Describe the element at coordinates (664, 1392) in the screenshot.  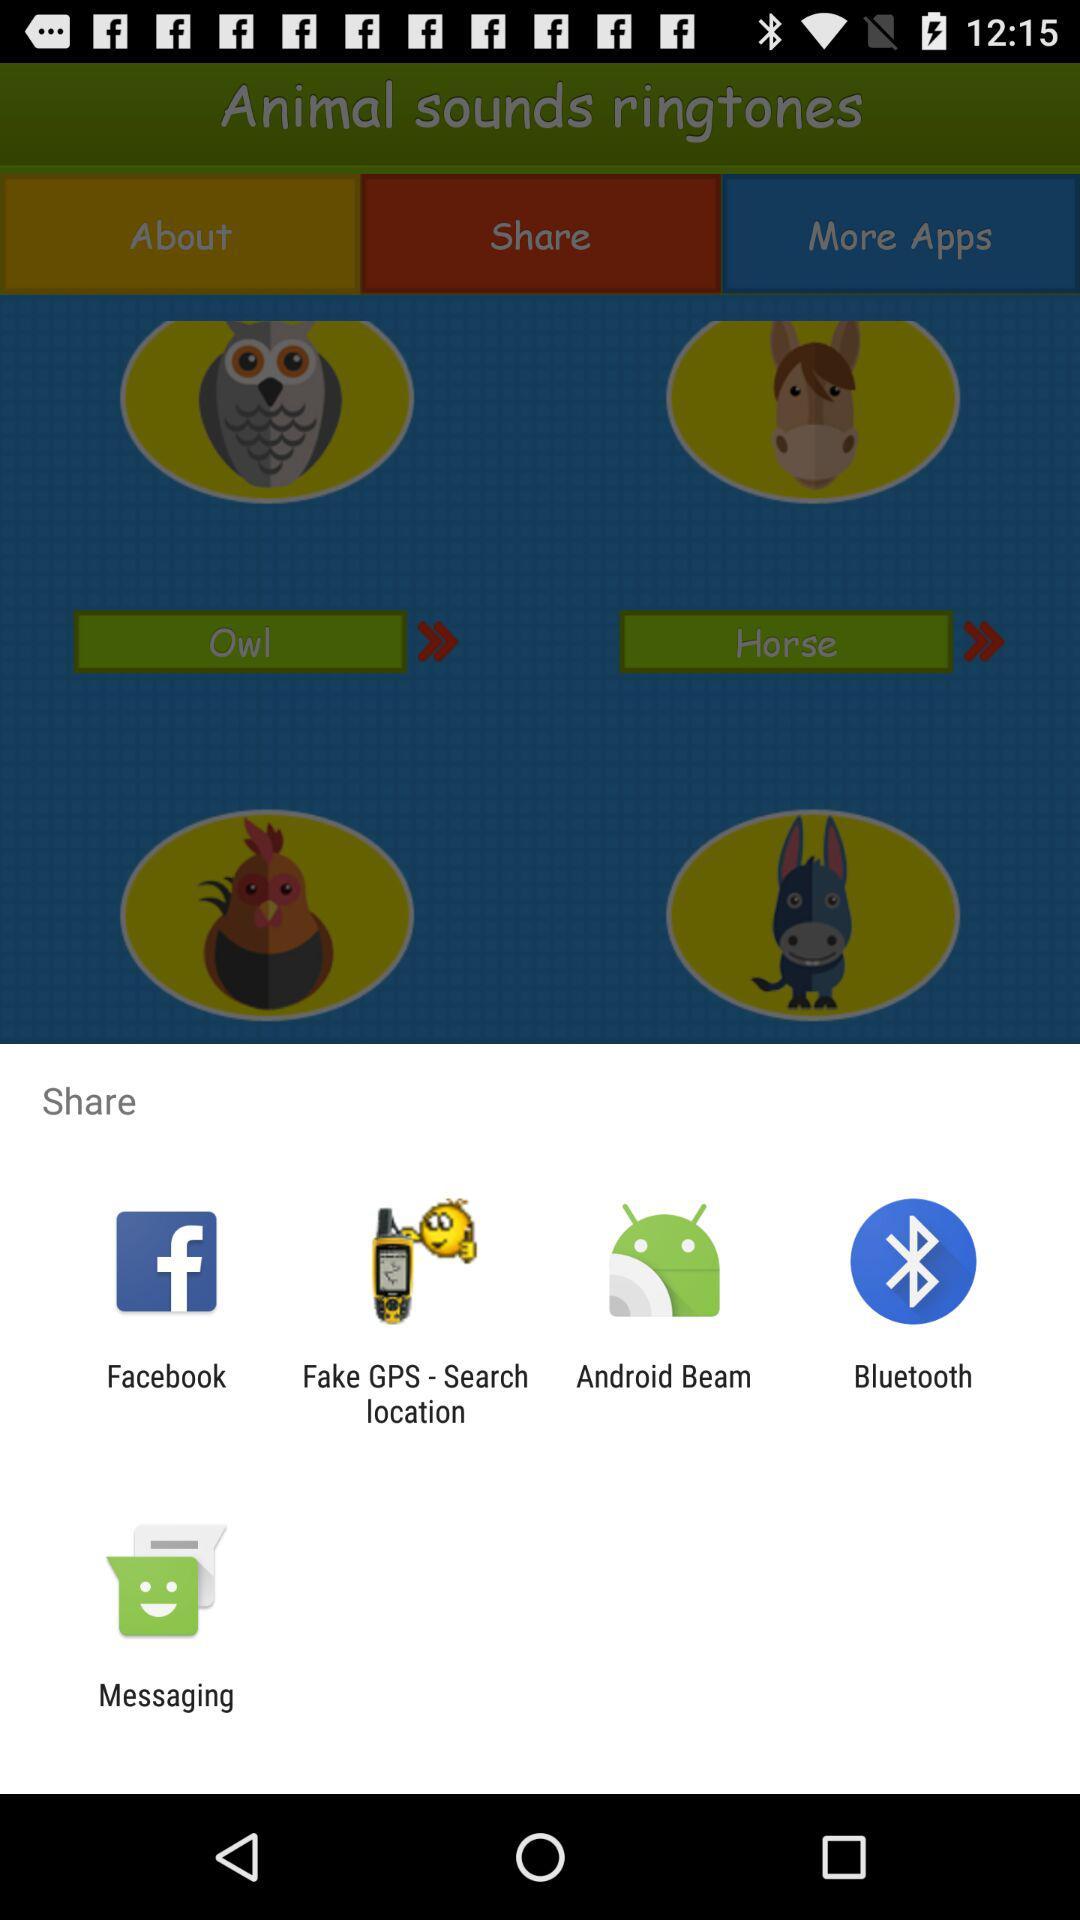
I see `the android beam app` at that location.